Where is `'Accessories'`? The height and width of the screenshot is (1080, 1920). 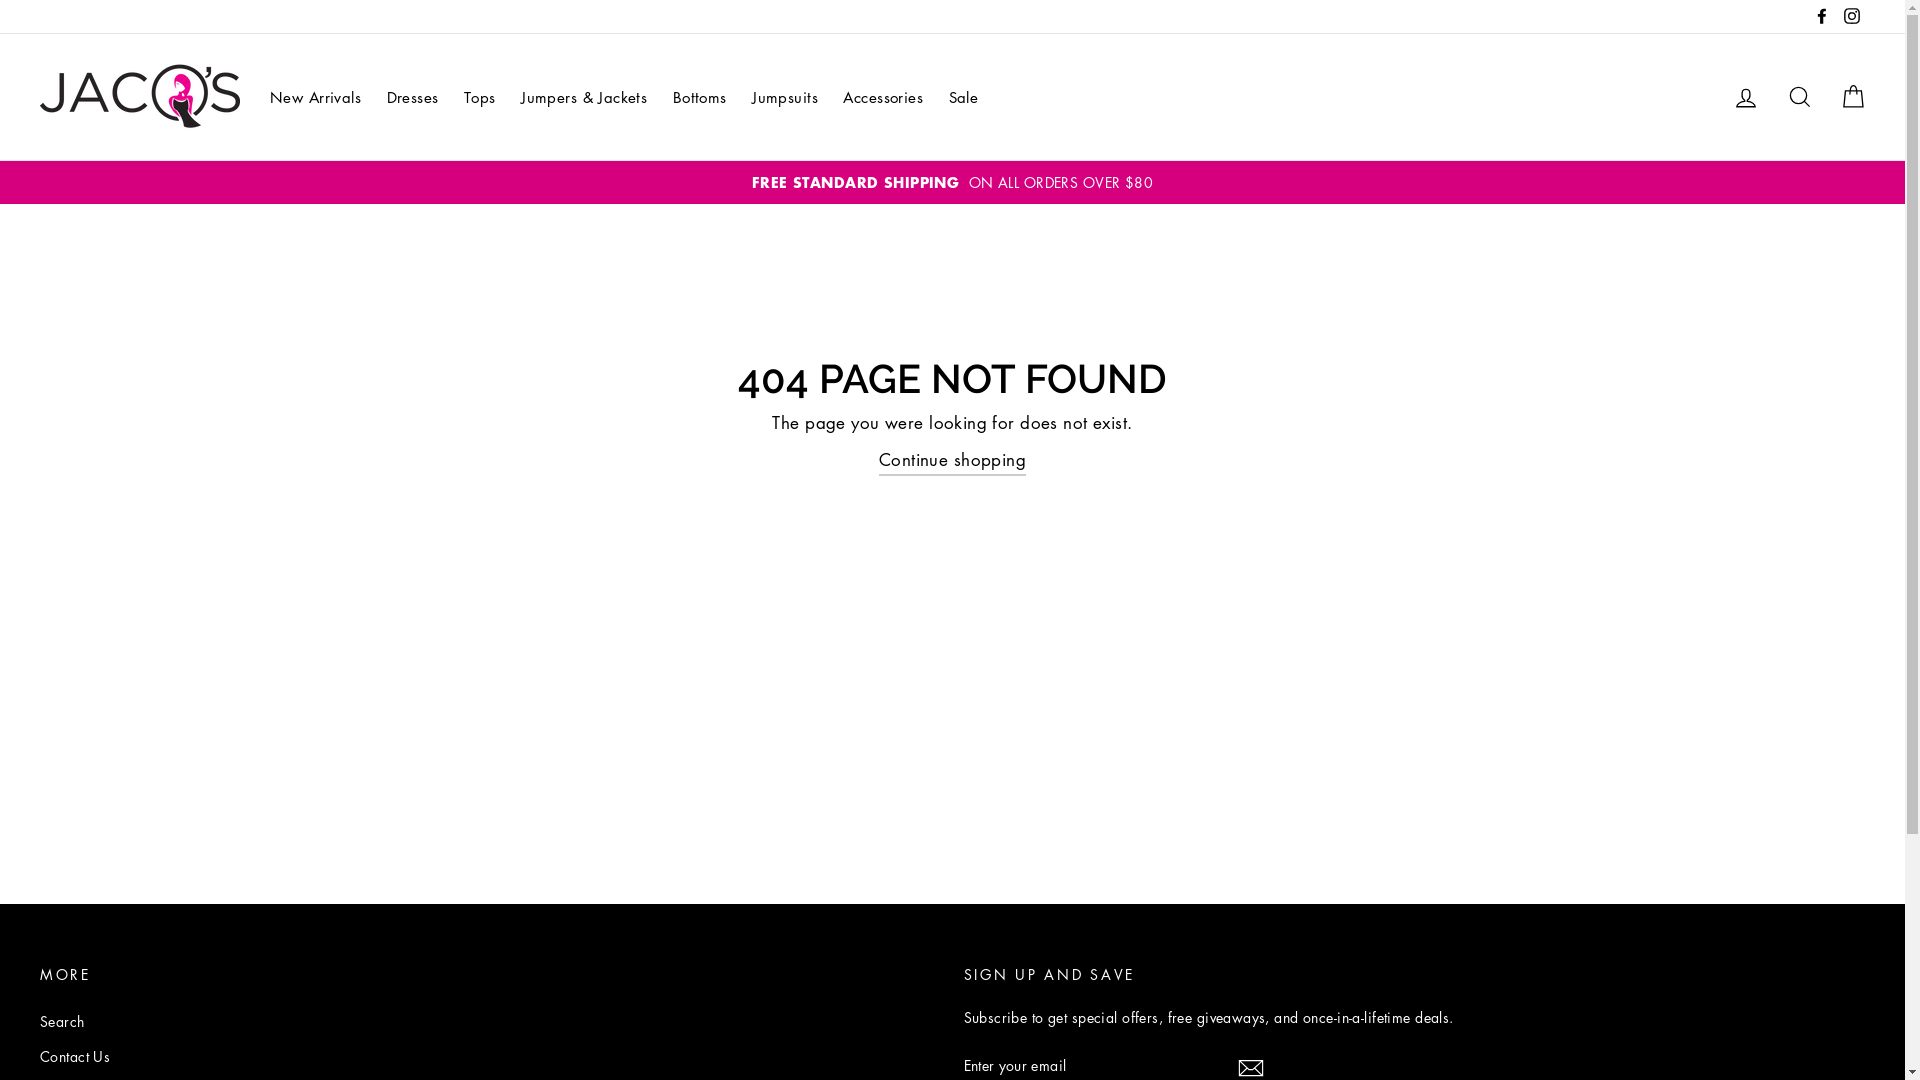 'Accessories' is located at coordinates (882, 97).